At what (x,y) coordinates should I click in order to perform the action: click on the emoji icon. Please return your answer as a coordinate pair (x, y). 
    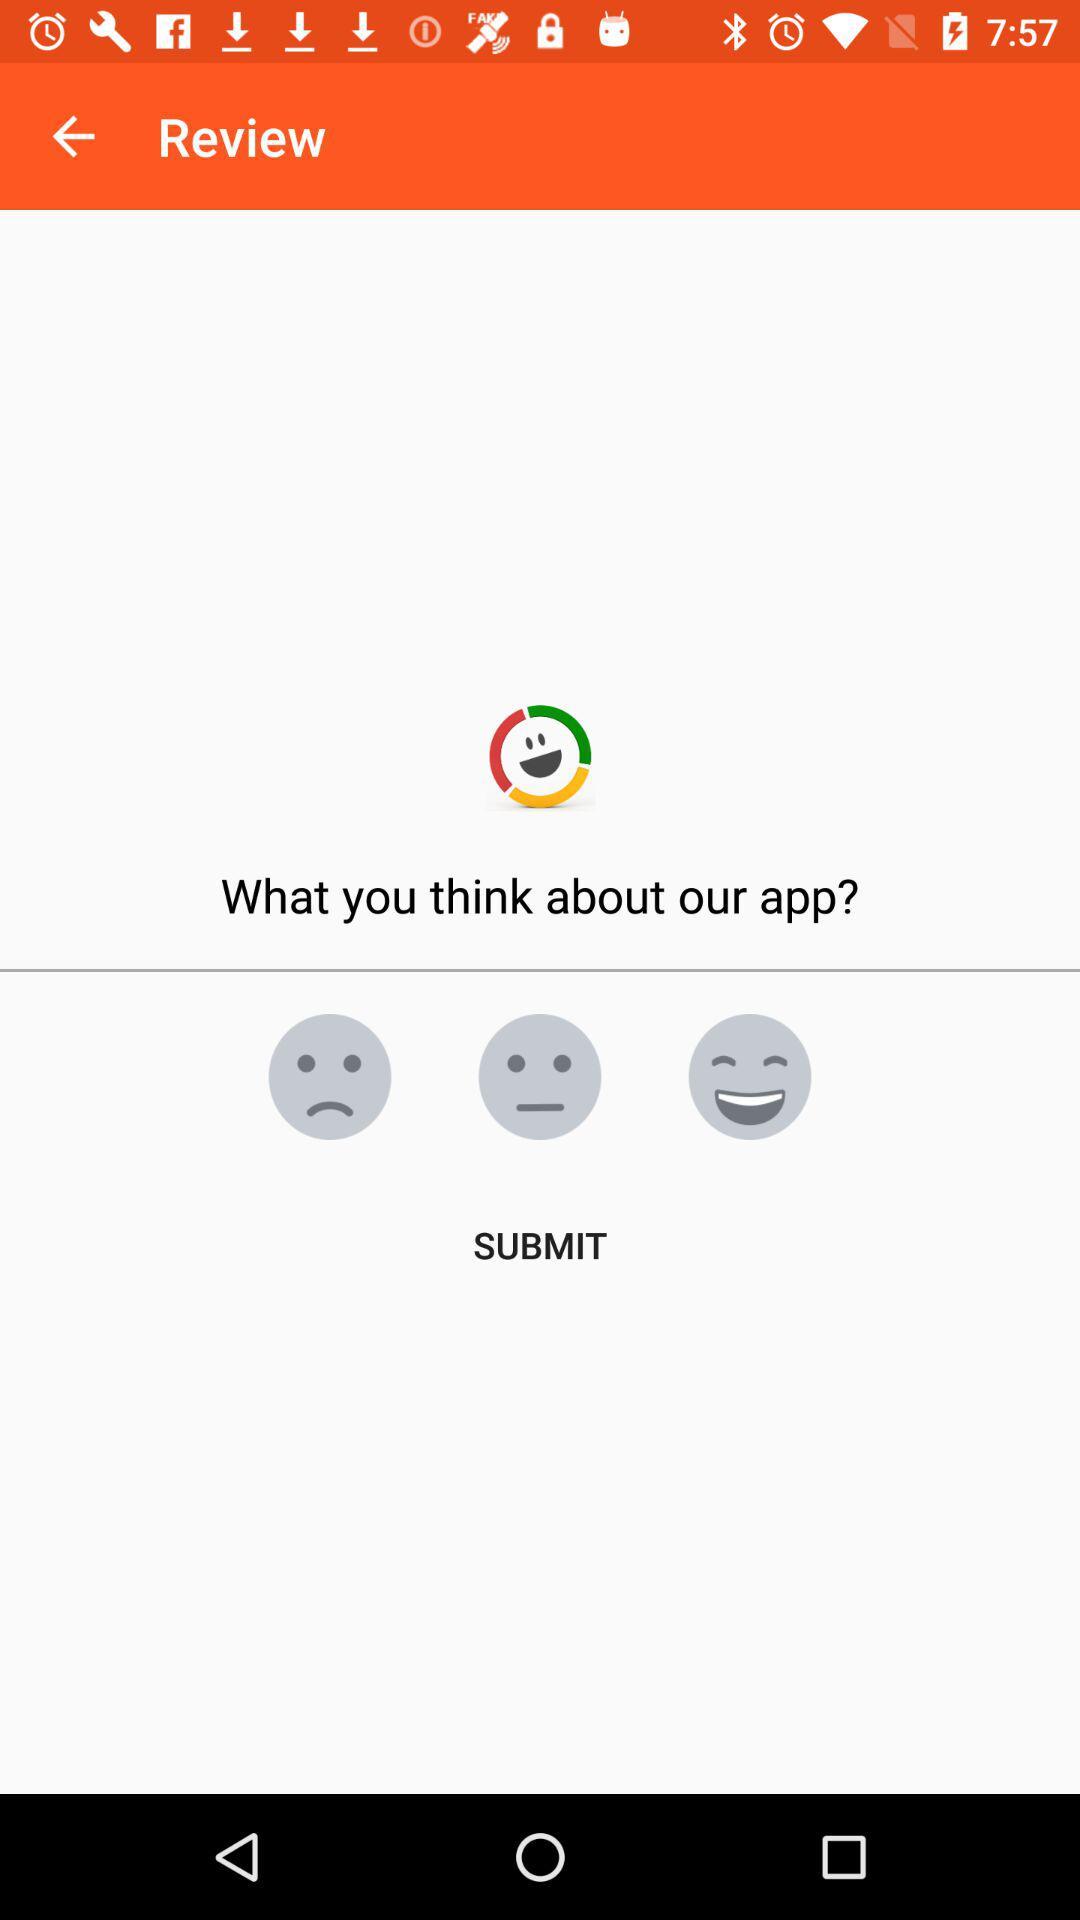
    Looking at the image, I should click on (329, 1075).